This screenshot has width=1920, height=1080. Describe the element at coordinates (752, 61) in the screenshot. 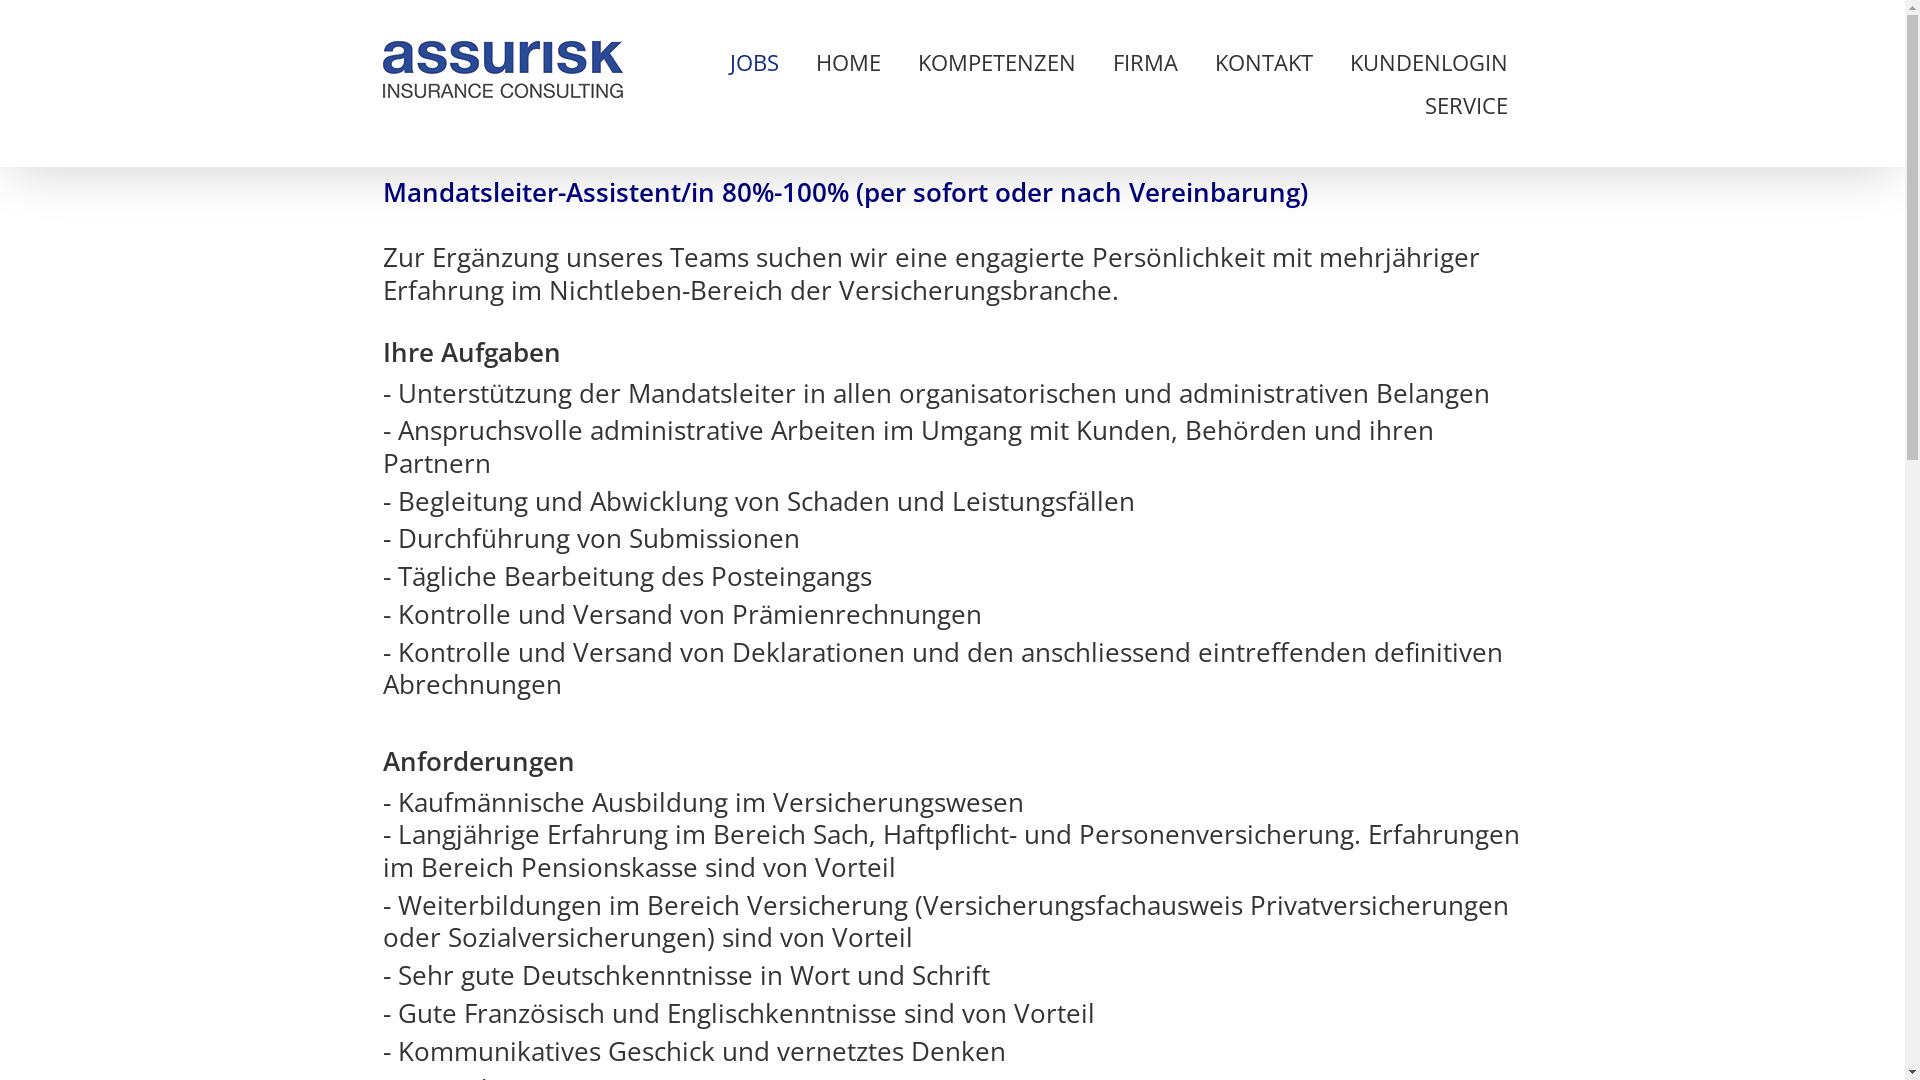

I see `'JOBS'` at that location.